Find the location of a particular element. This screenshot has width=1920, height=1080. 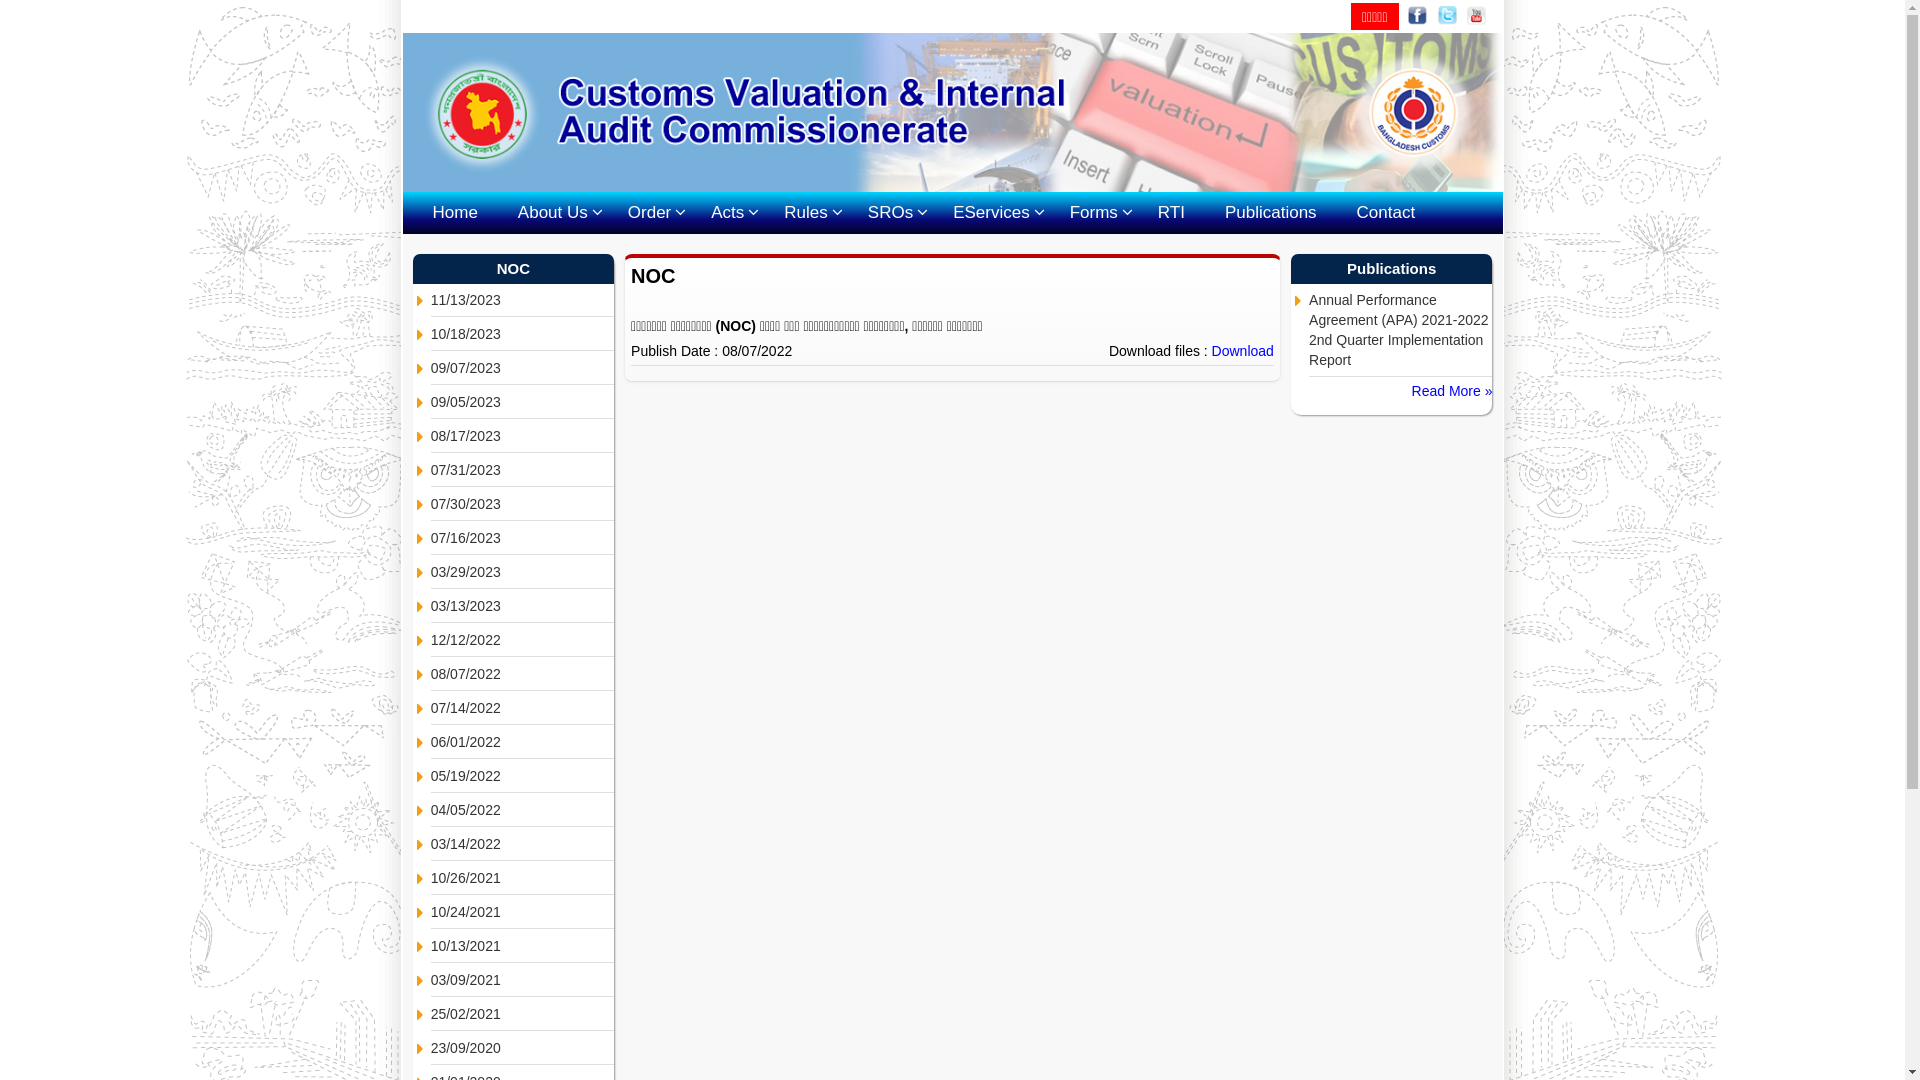

'23/09/2020' is located at coordinates (430, 1047).